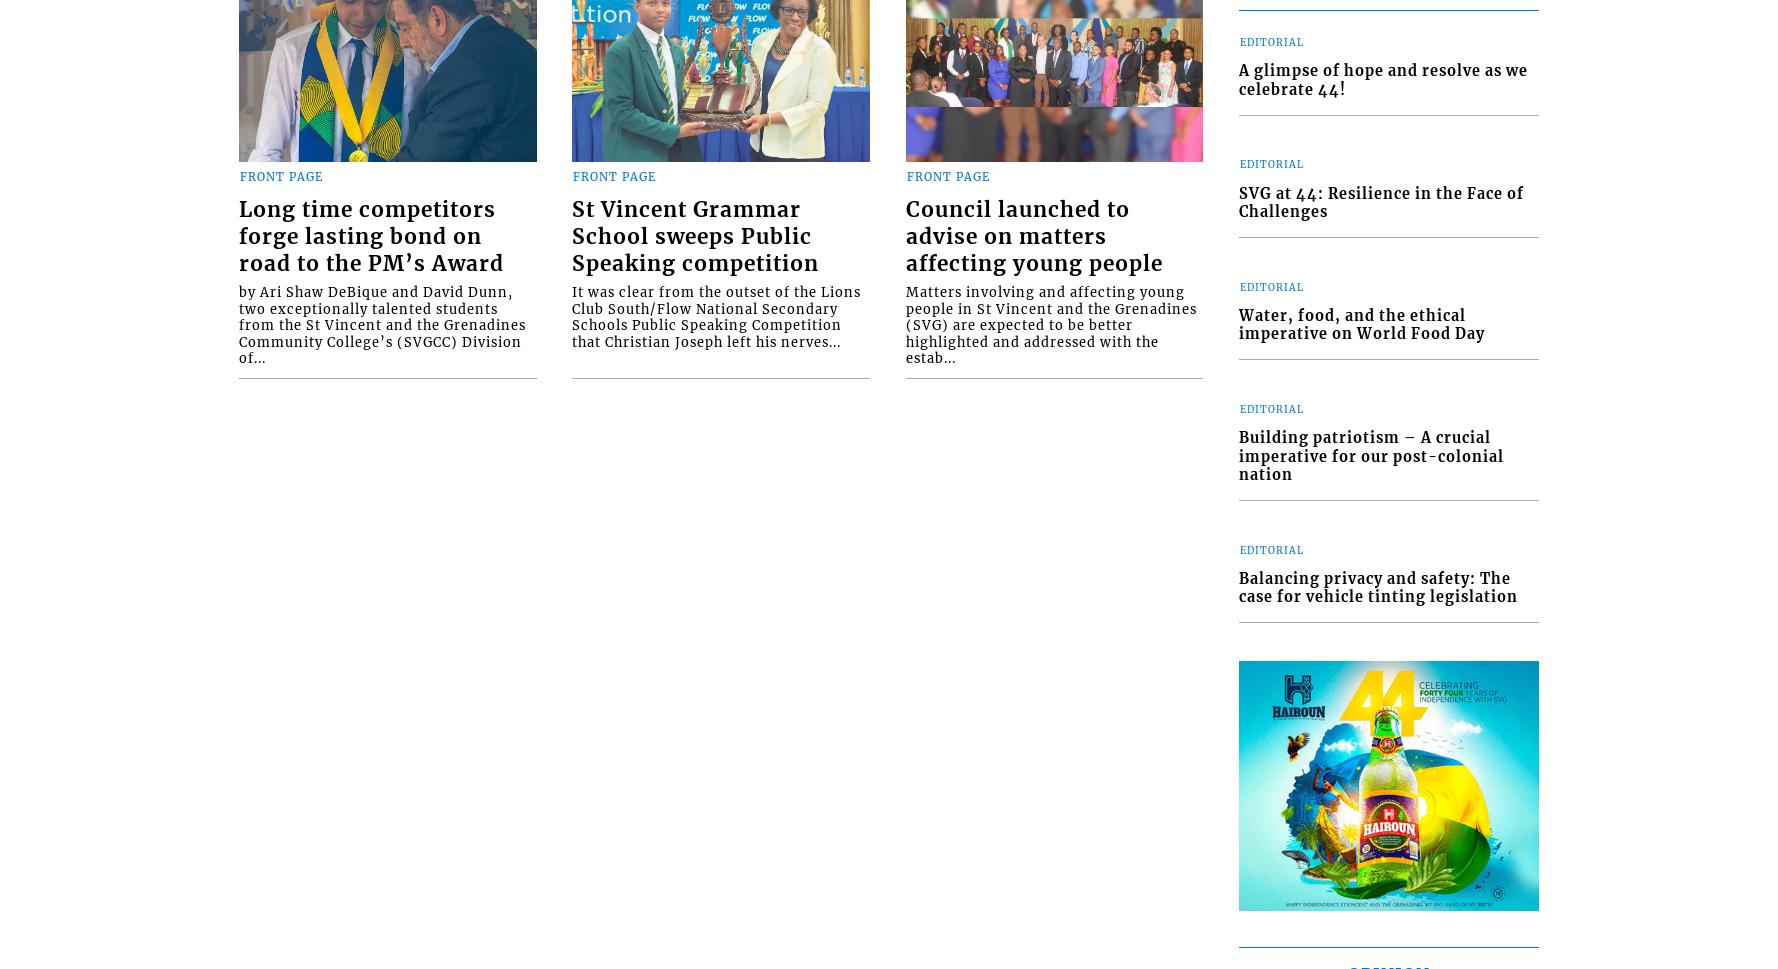  I want to click on 'It was clear from the outset of the Lions Club South/Flow National Secondary Schools Public Speaking Competition that Christian Joseph left his nerves...', so click(715, 314).